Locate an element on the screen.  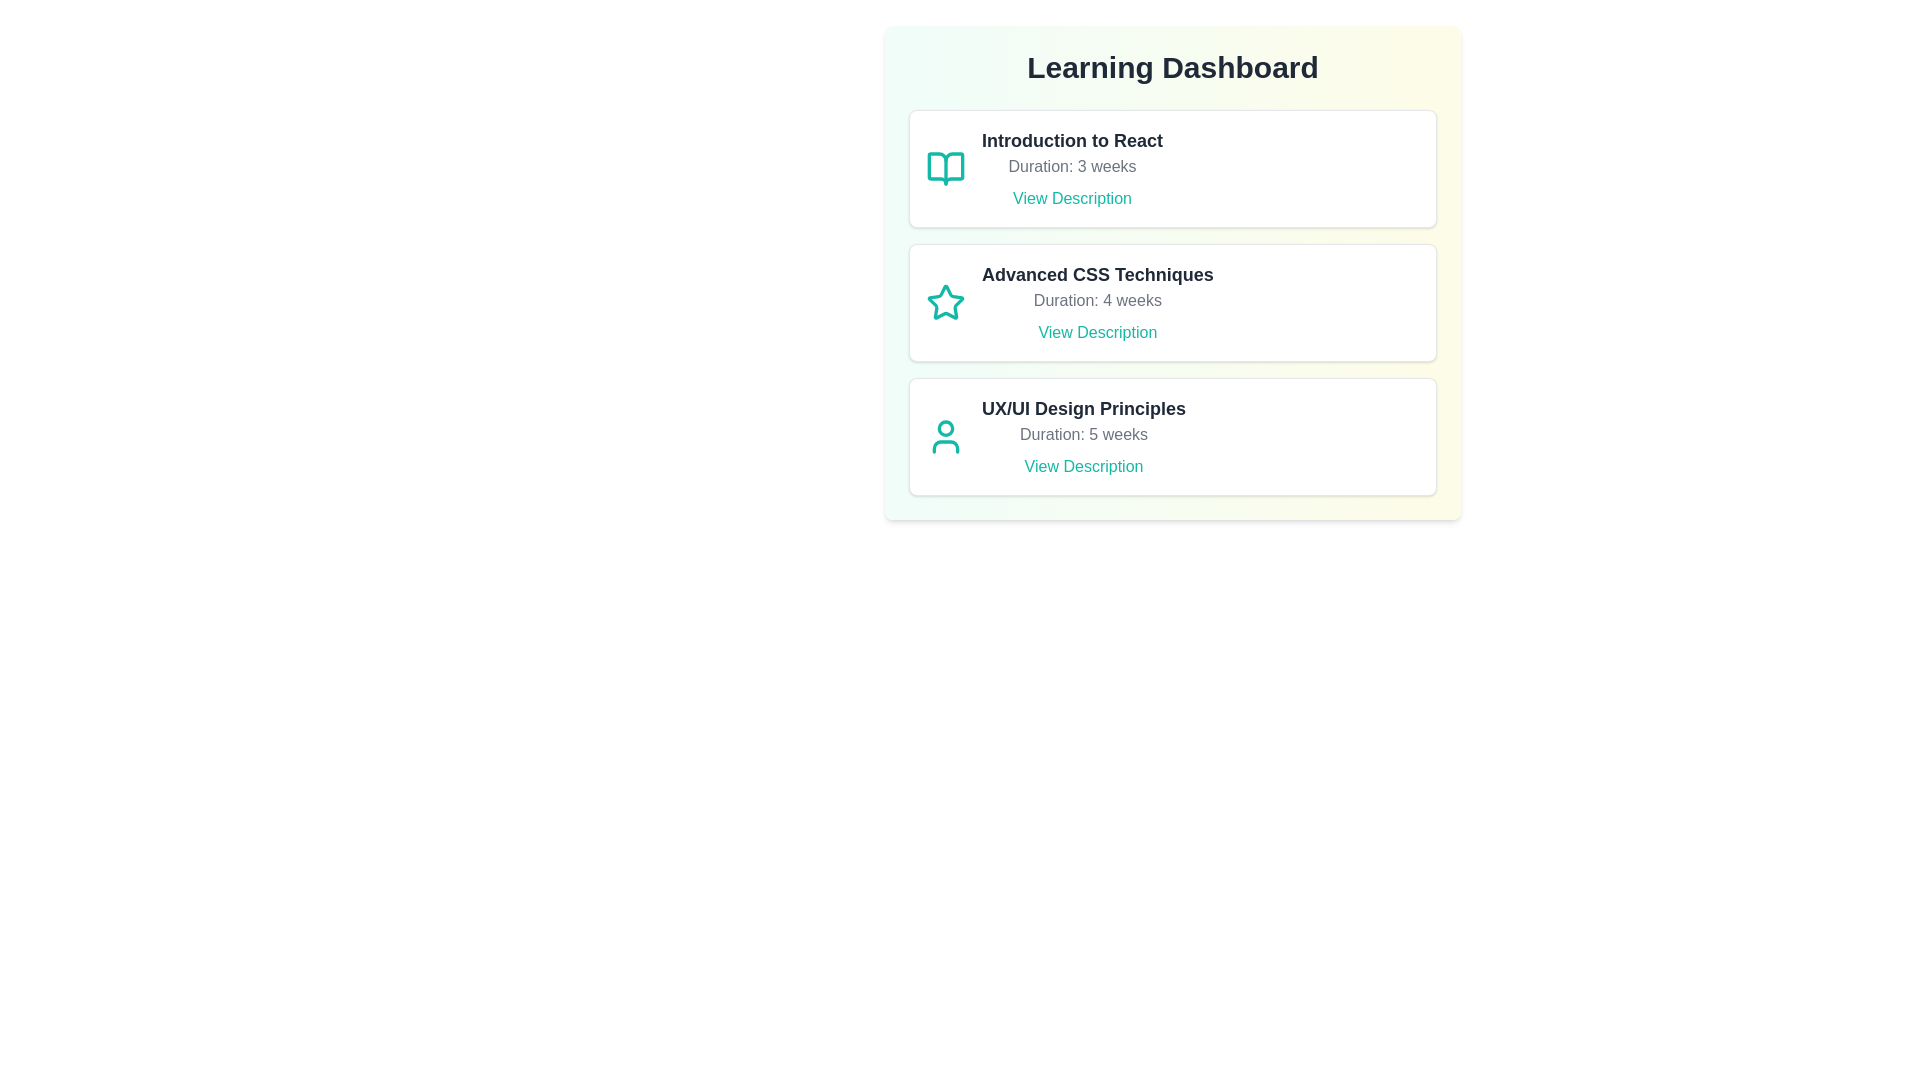
the icon of the course Advanced CSS Techniques is located at coordinates (944, 303).